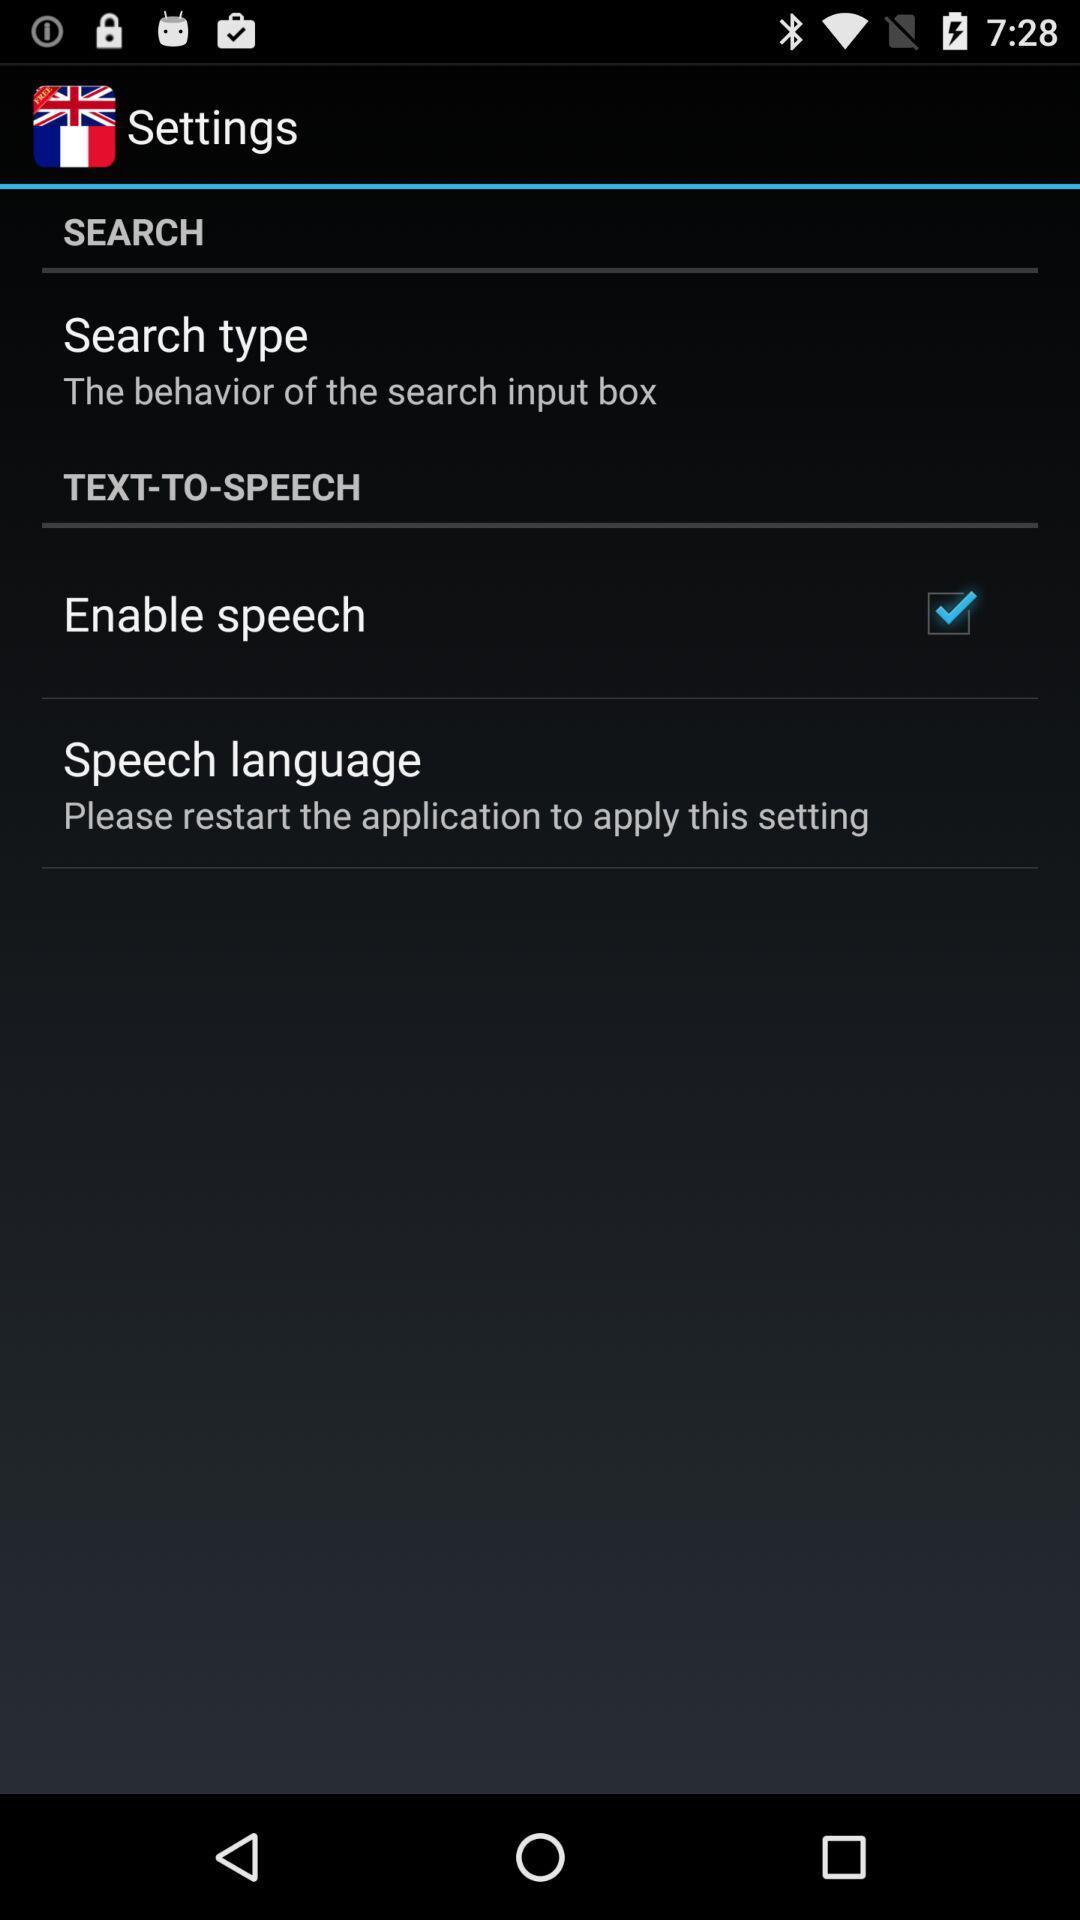 Image resolution: width=1080 pixels, height=1920 pixels. I want to click on item next to enable speech icon, so click(947, 612).